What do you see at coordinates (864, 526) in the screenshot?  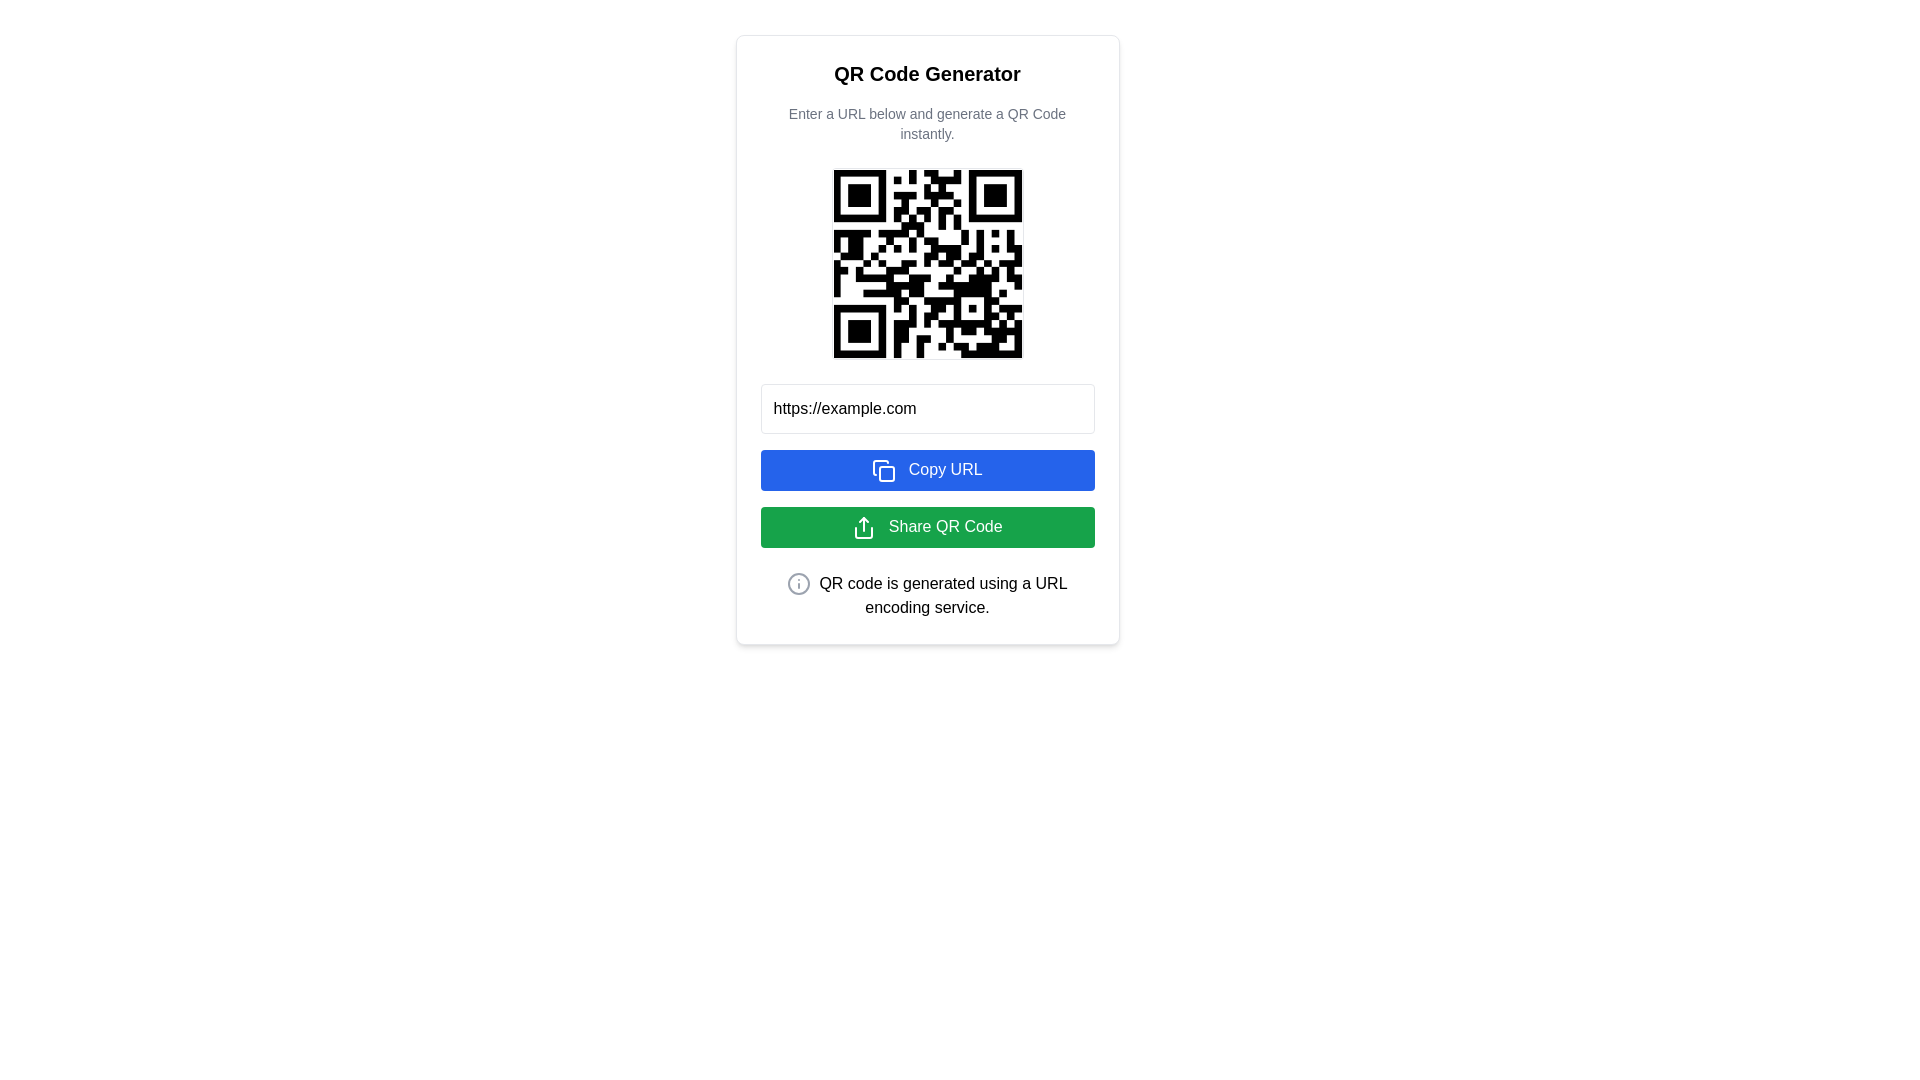 I see `the decorative icon on the left side of the green 'Share QR Code' button` at bounding box center [864, 526].